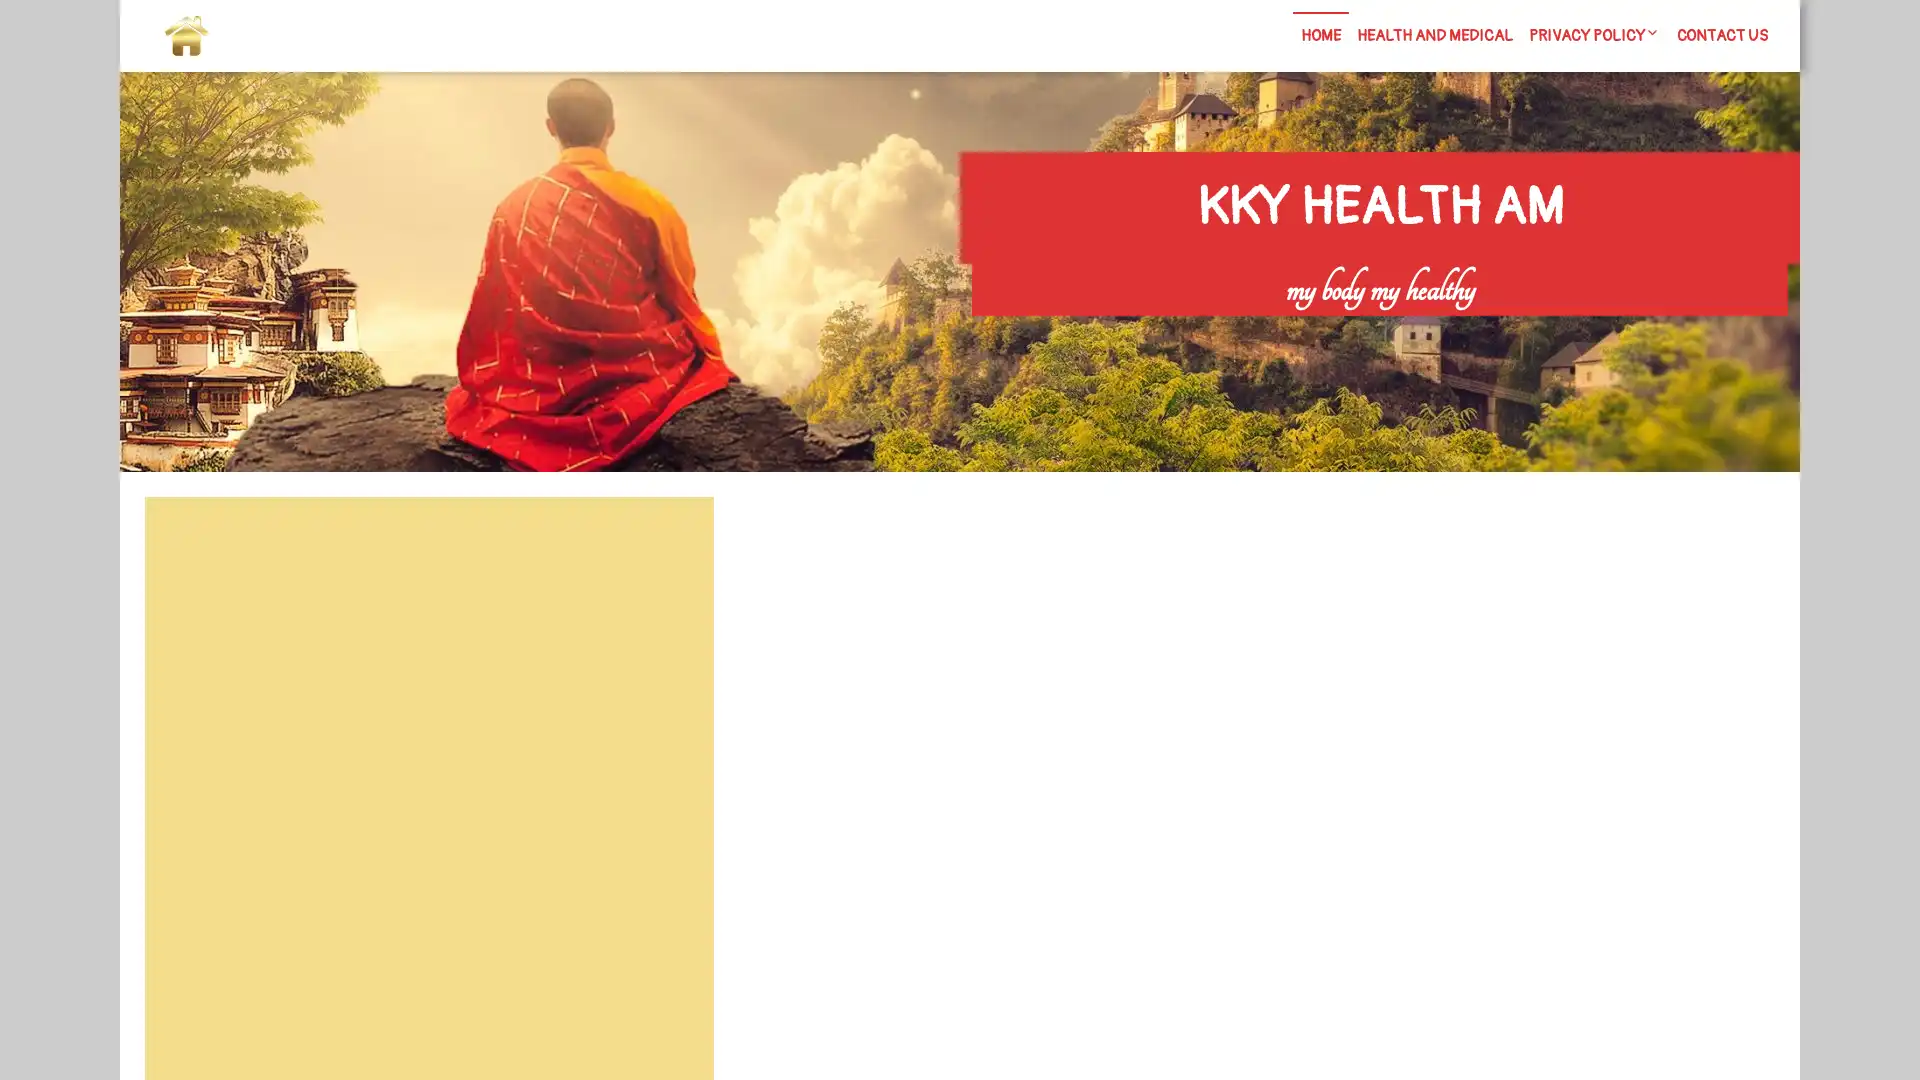 Image resolution: width=1920 pixels, height=1080 pixels. I want to click on Search, so click(1557, 327).